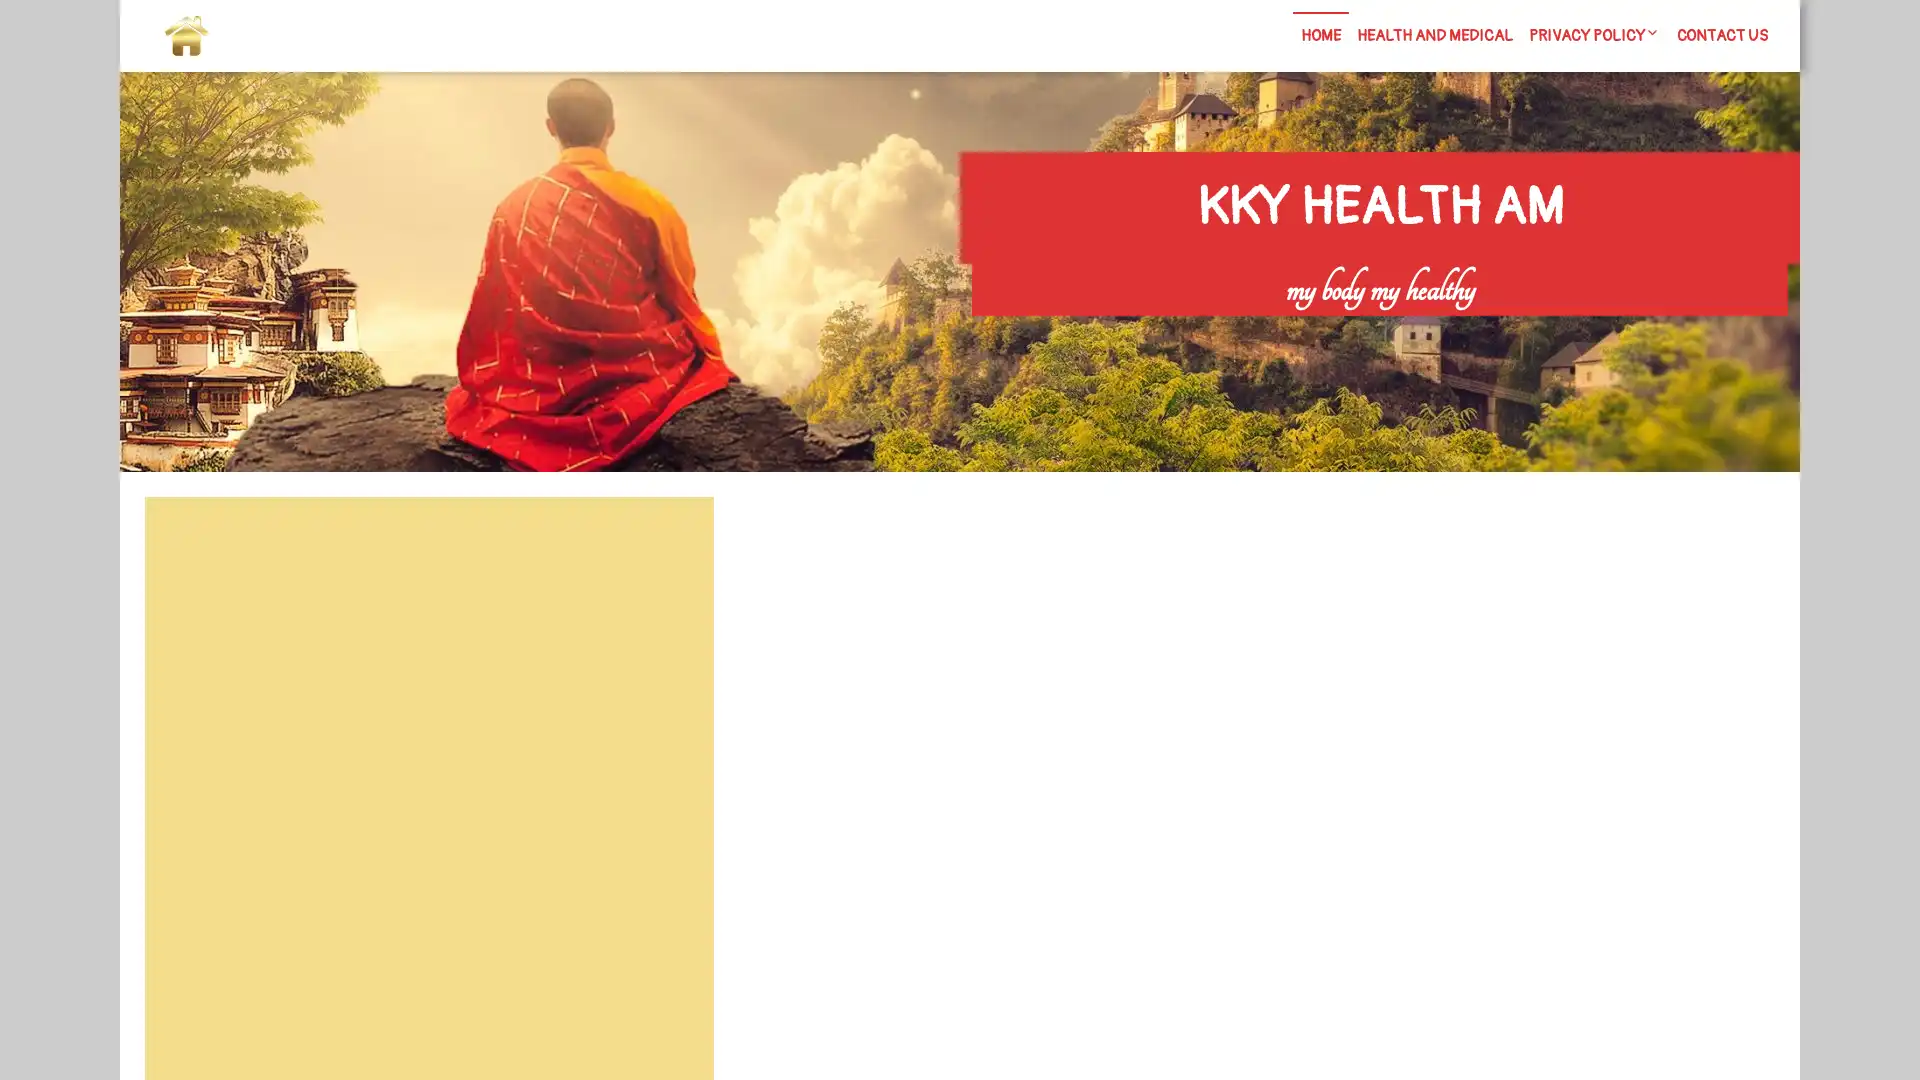 Image resolution: width=1920 pixels, height=1080 pixels. I want to click on Search, so click(1557, 327).